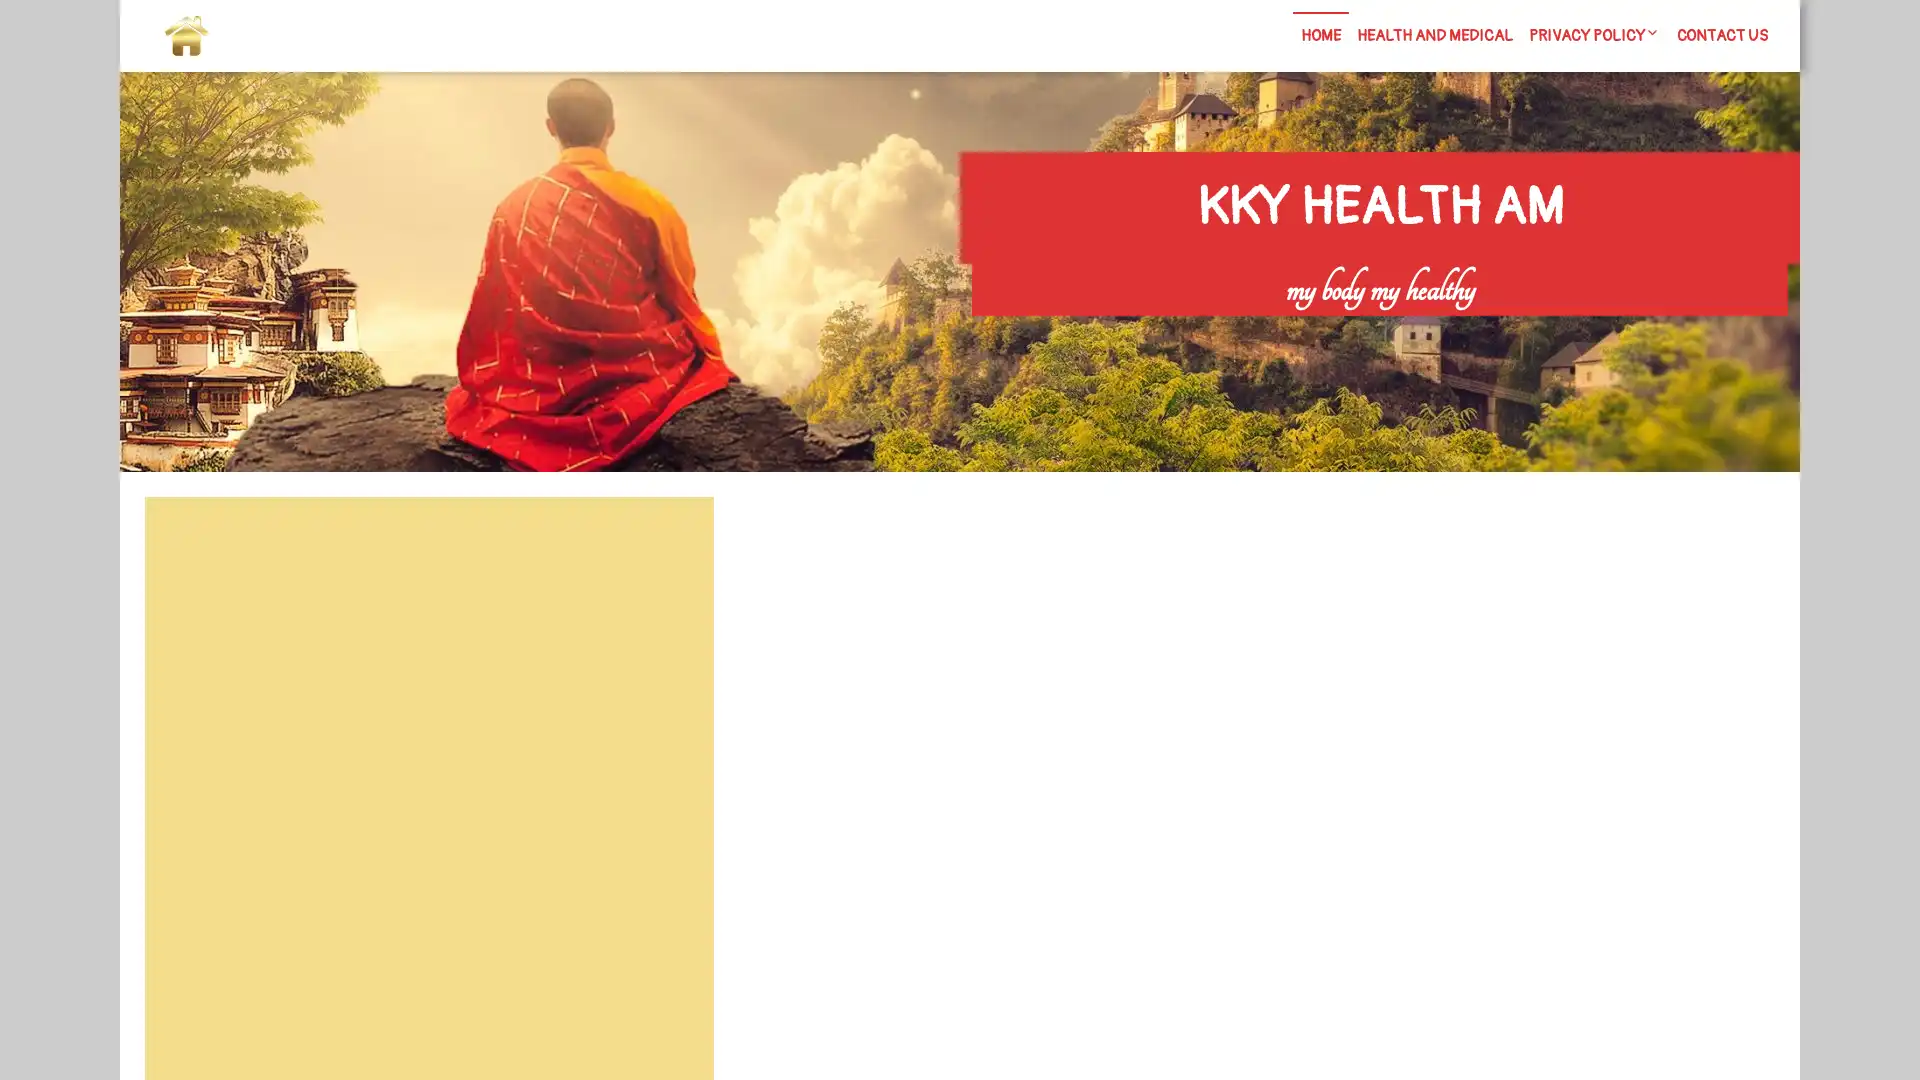 Image resolution: width=1920 pixels, height=1080 pixels. I want to click on Search, so click(1557, 327).